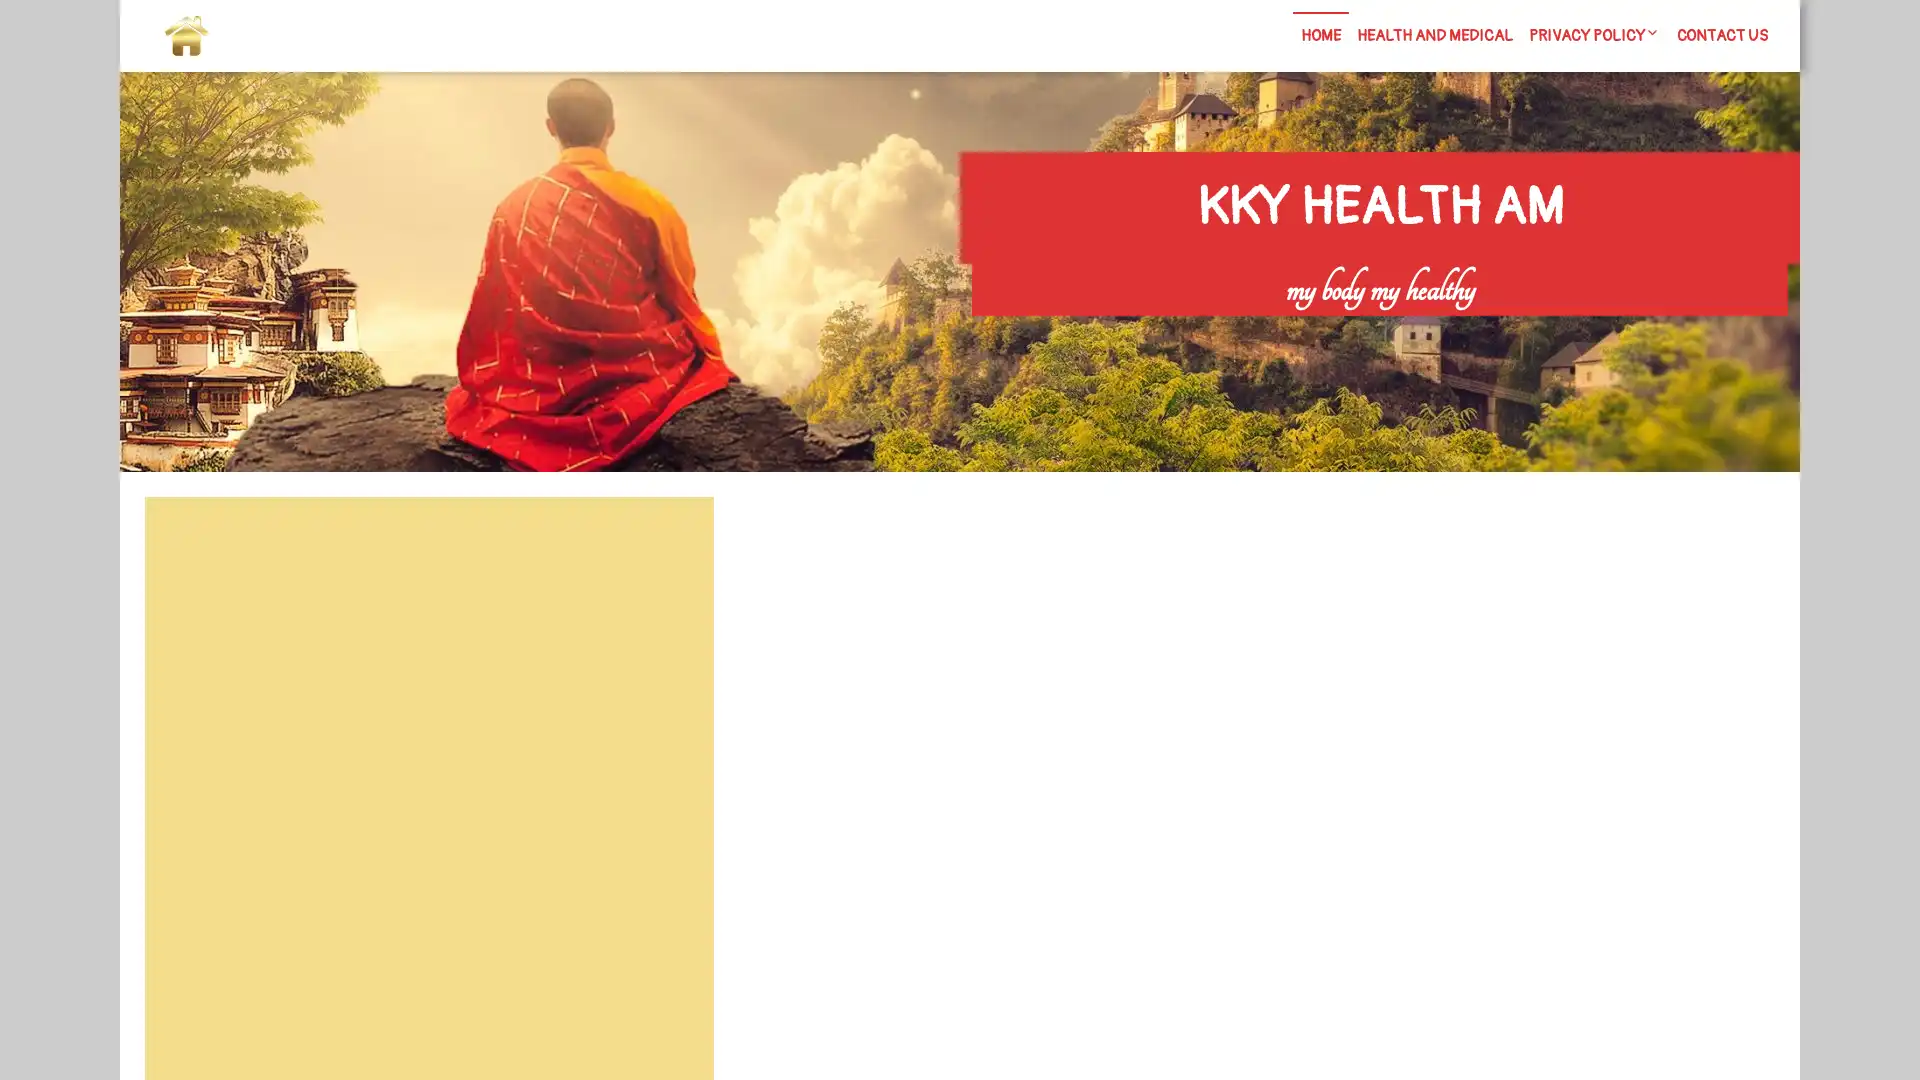 Image resolution: width=1920 pixels, height=1080 pixels. I want to click on Search, so click(1557, 327).